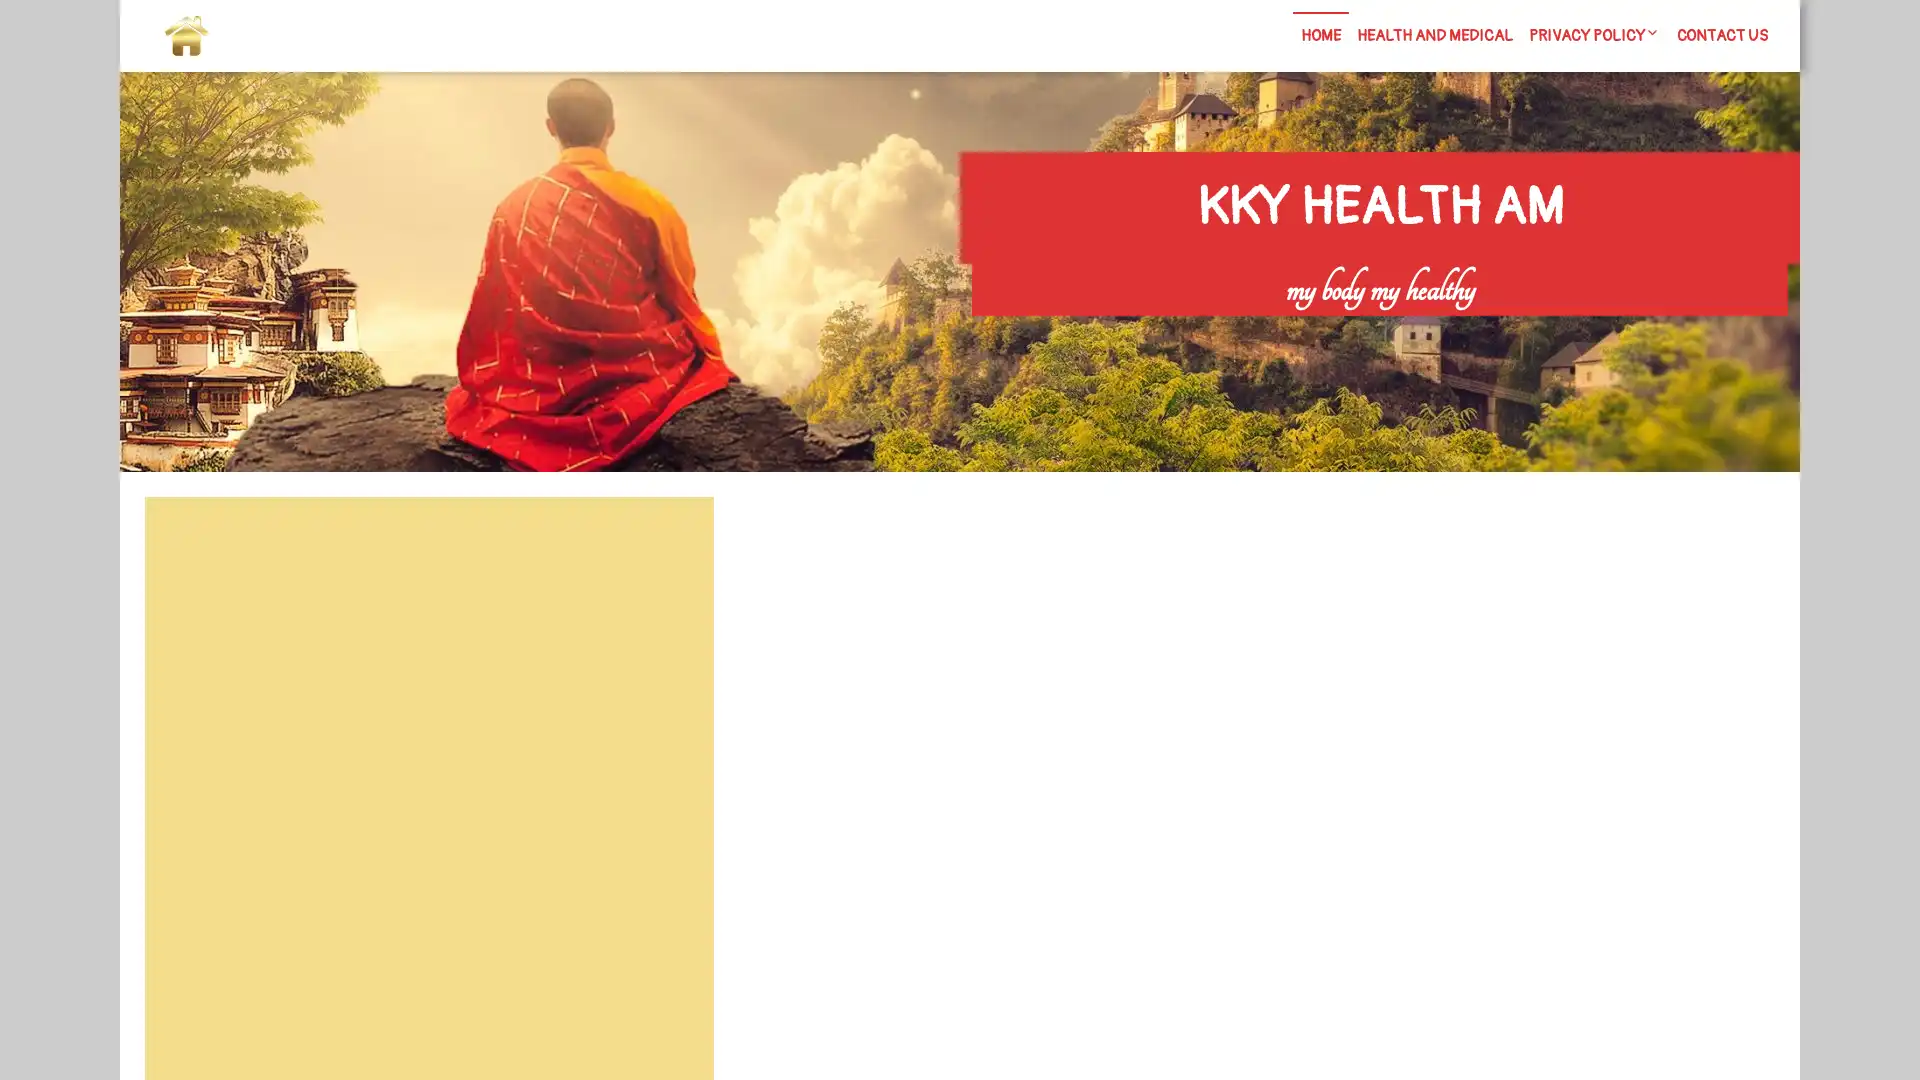 Image resolution: width=1920 pixels, height=1080 pixels. I want to click on Search, so click(1557, 327).